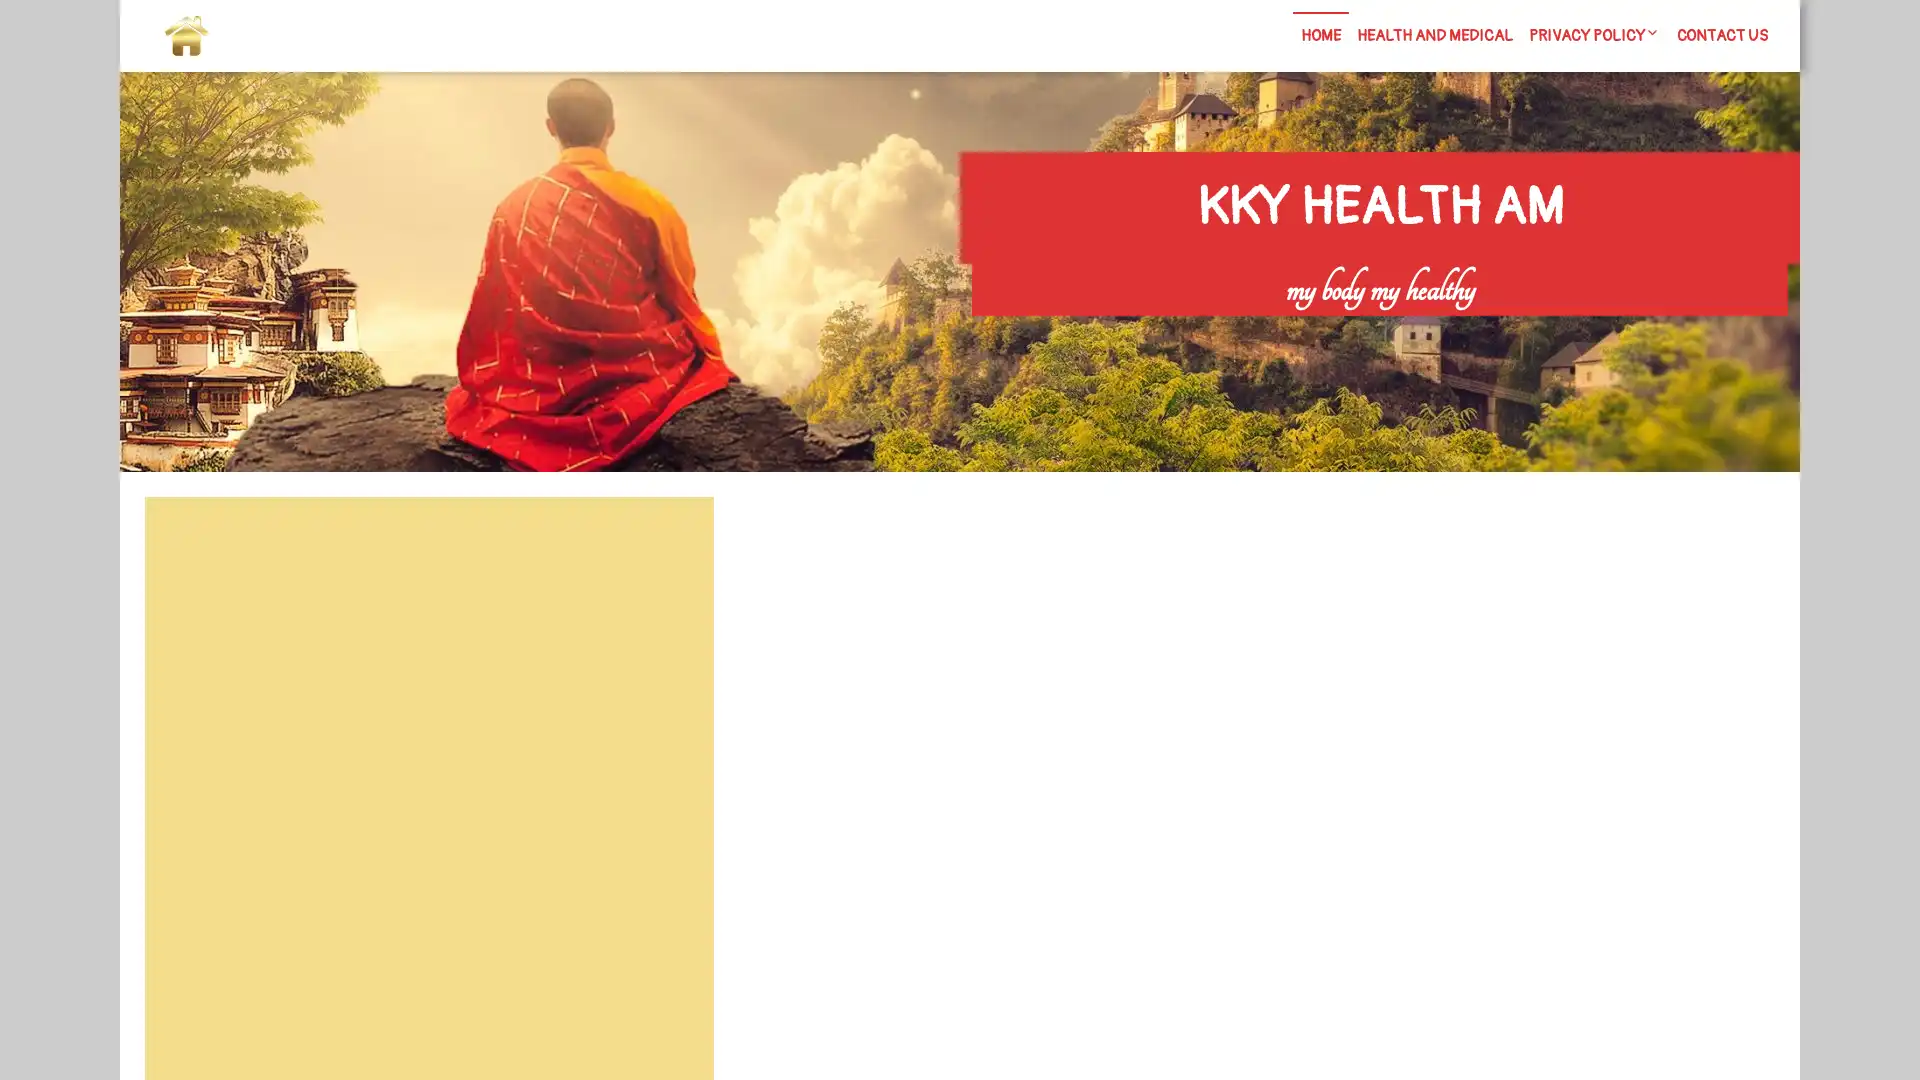 Image resolution: width=1920 pixels, height=1080 pixels. I want to click on Search, so click(1557, 327).